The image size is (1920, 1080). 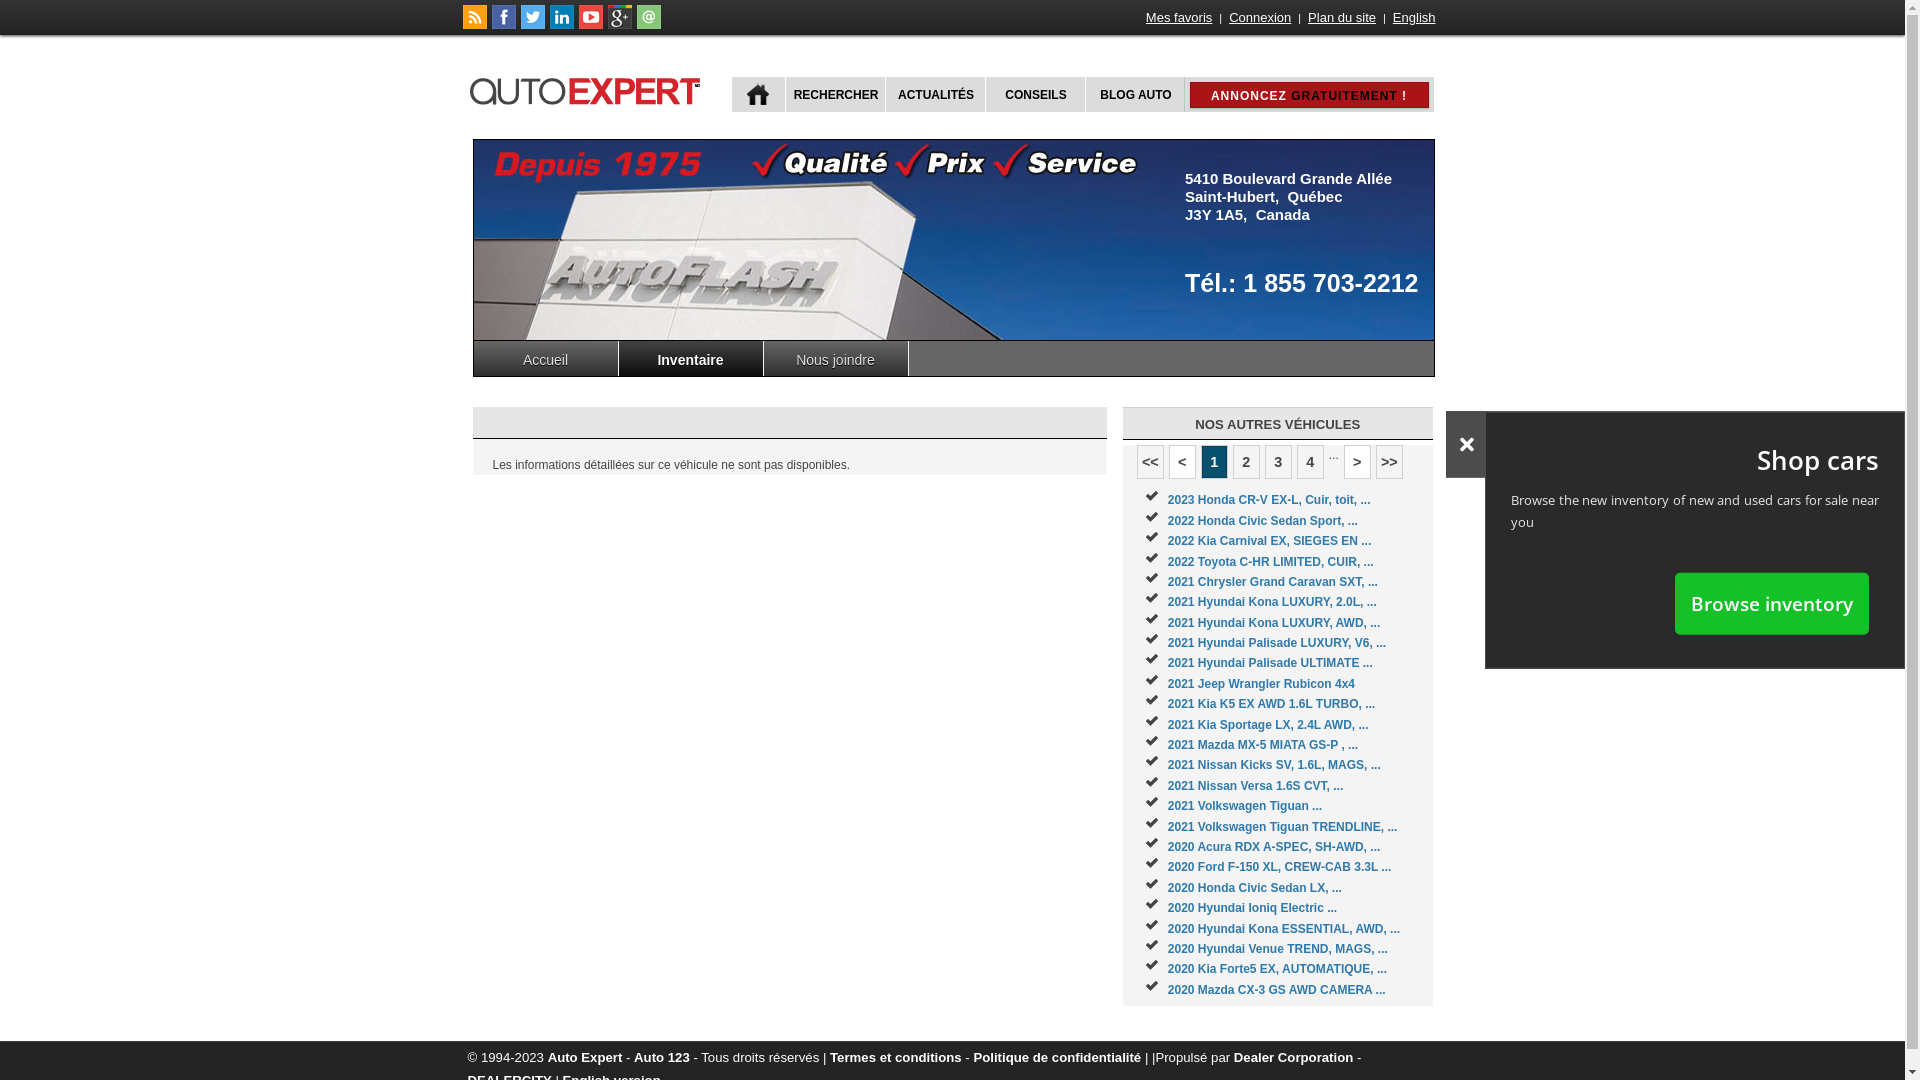 What do you see at coordinates (1033, 94) in the screenshot?
I see `'CONSEILS'` at bounding box center [1033, 94].